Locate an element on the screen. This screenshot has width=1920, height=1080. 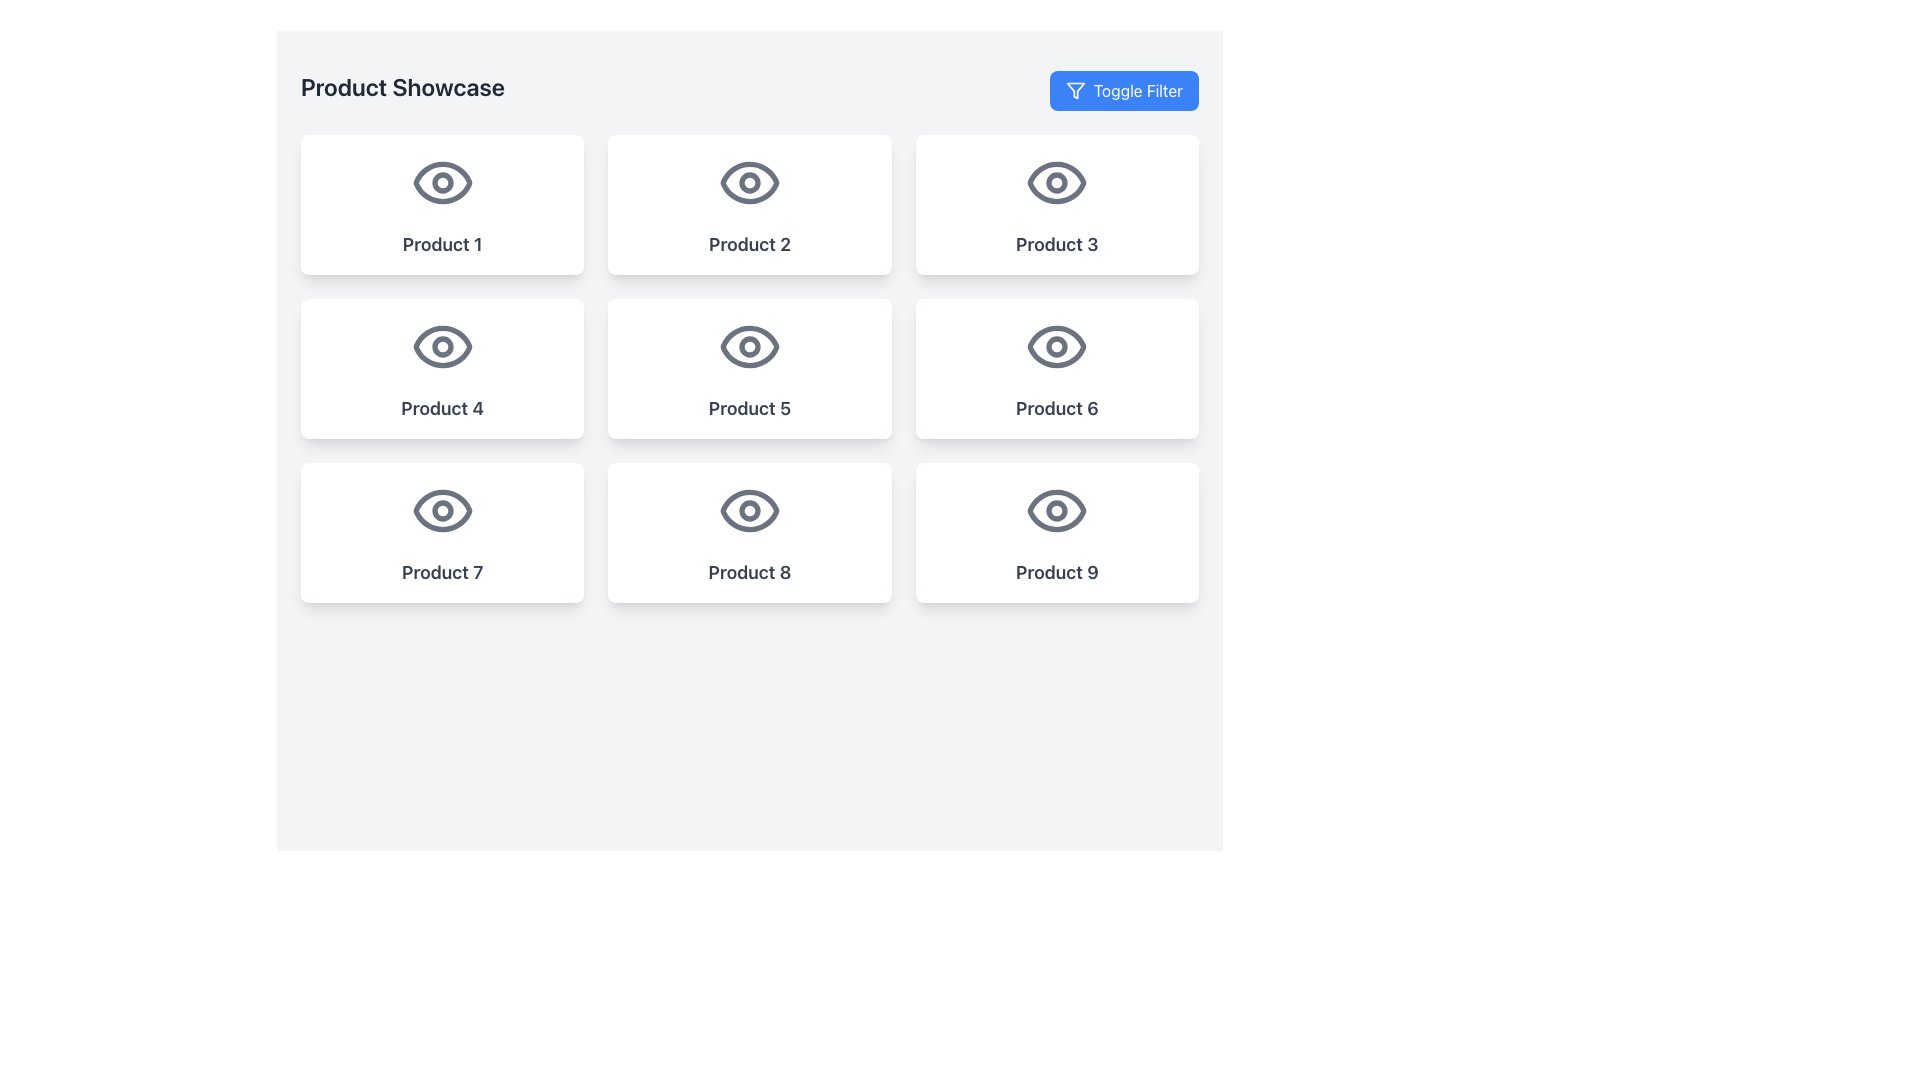
the Grid Item Card located in the second column of the first row is located at coordinates (748, 204).